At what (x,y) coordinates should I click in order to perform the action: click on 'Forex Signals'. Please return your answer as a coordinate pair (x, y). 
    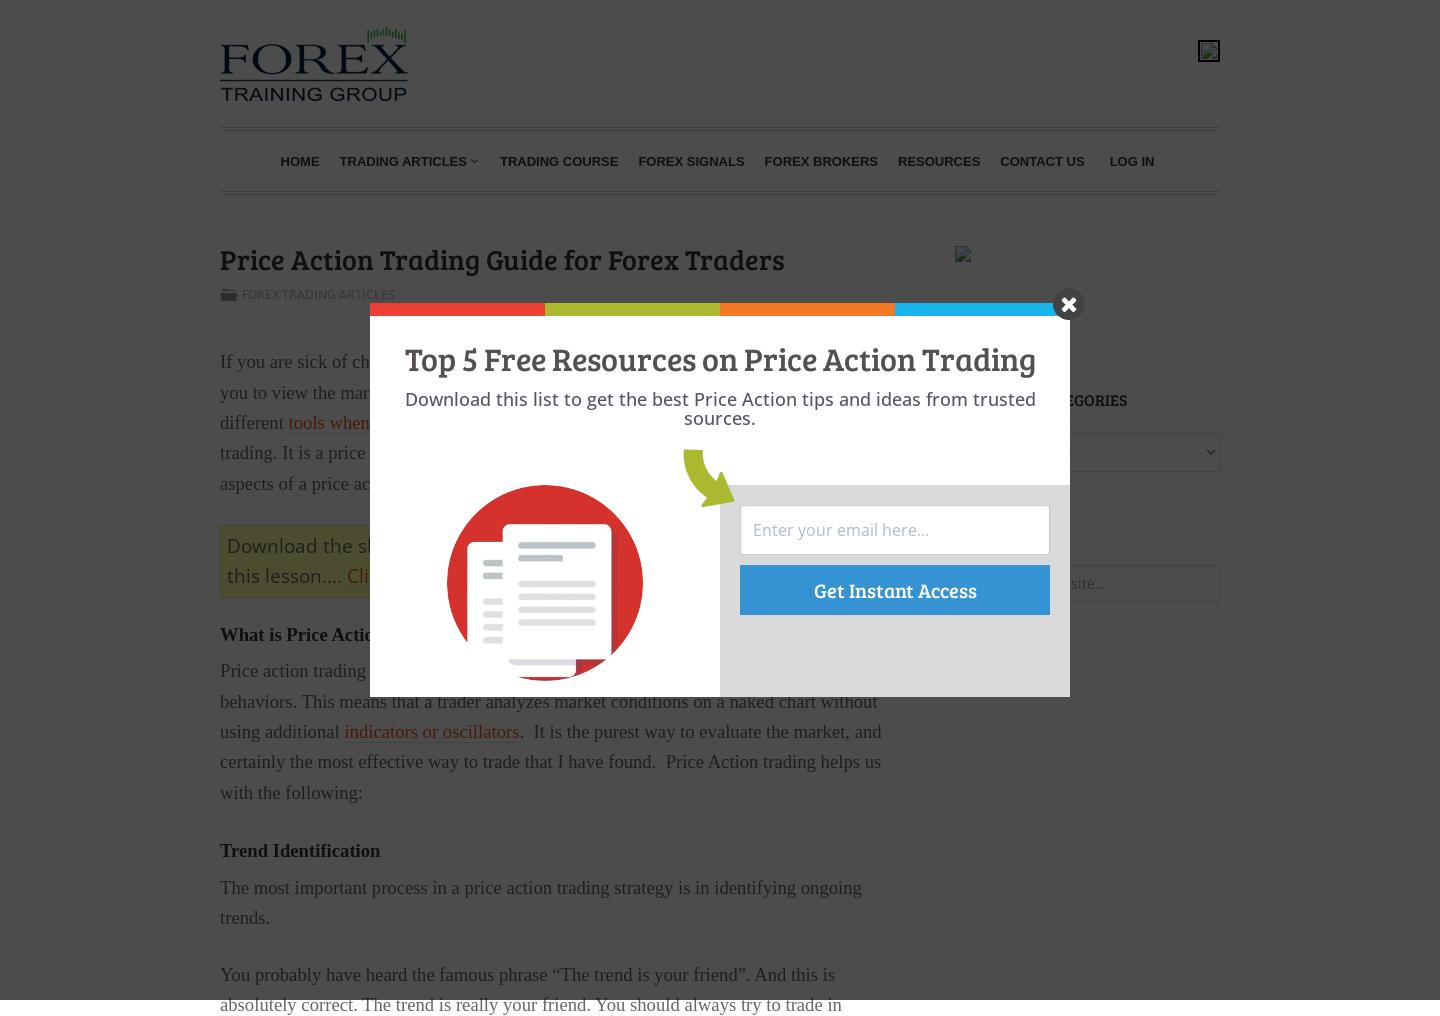
    Looking at the image, I should click on (691, 159).